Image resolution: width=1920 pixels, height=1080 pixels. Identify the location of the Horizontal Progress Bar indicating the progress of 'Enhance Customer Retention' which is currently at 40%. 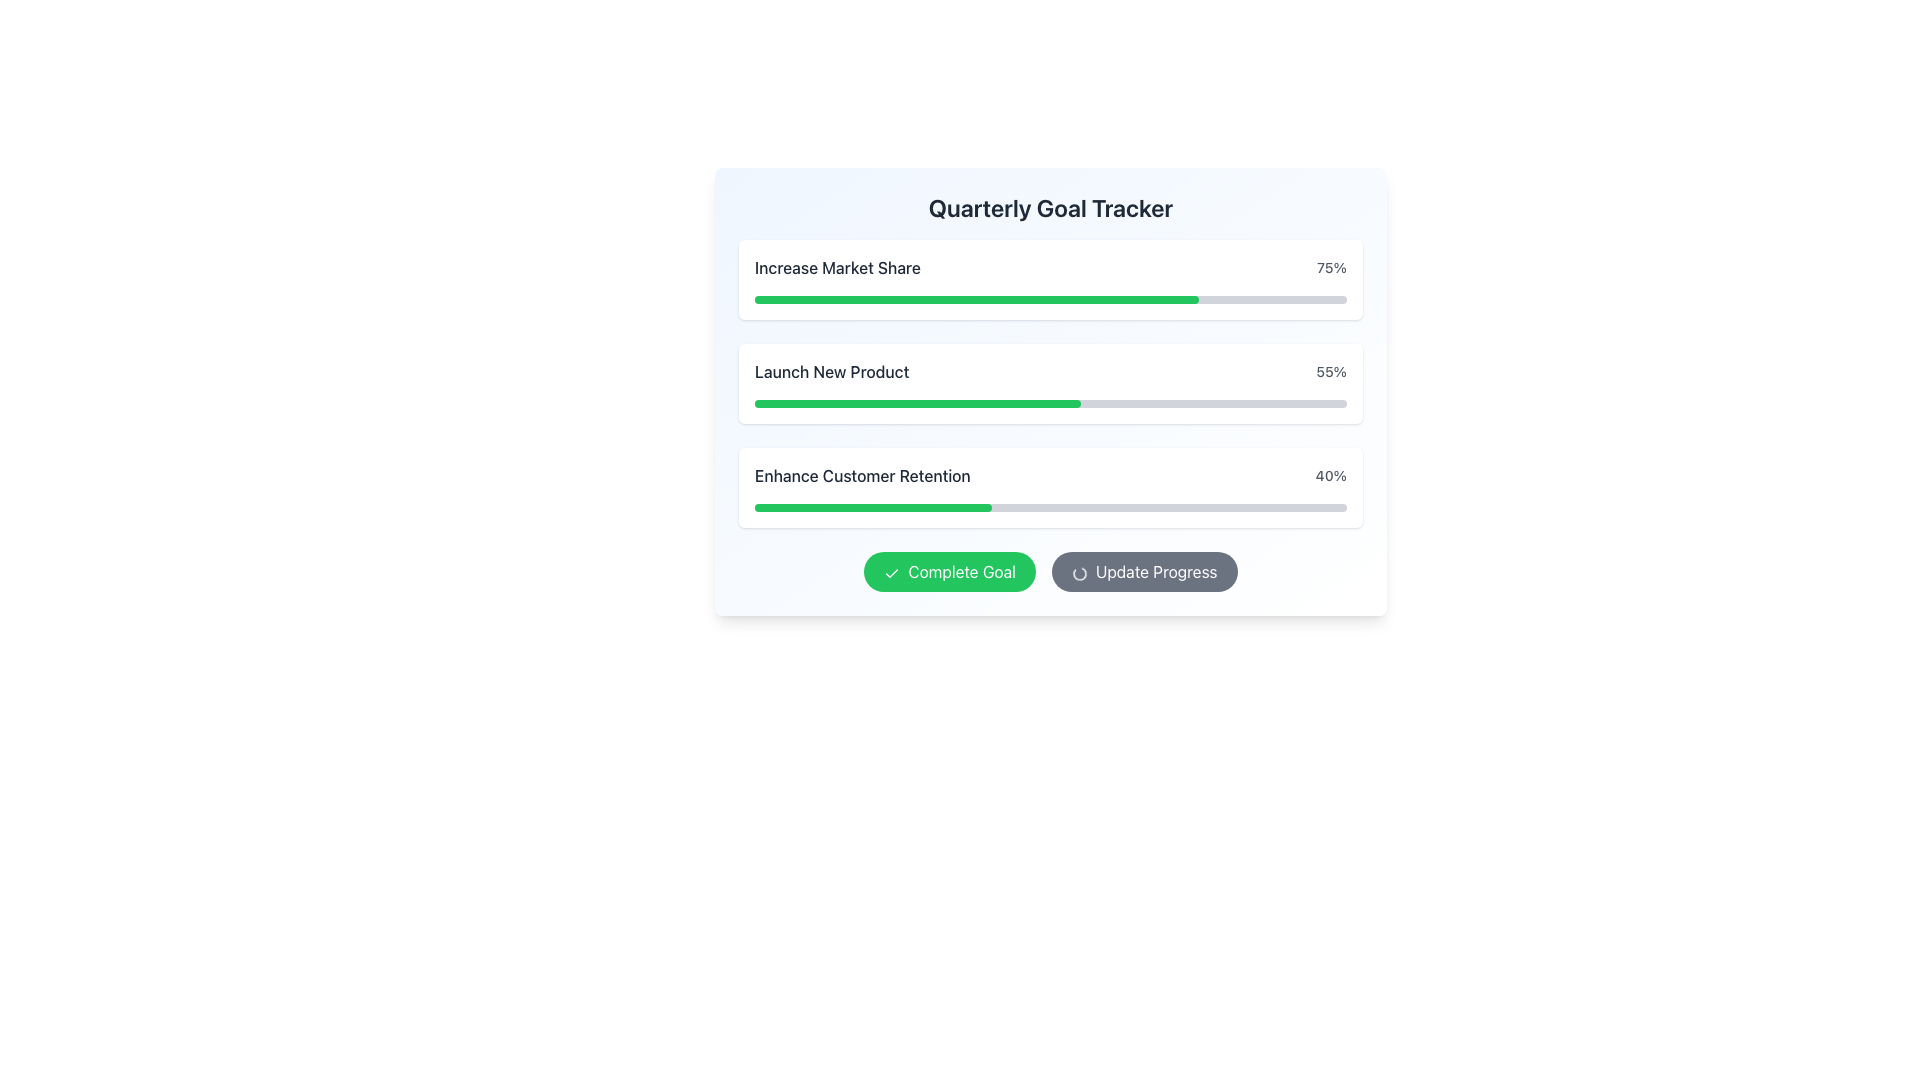
(1050, 507).